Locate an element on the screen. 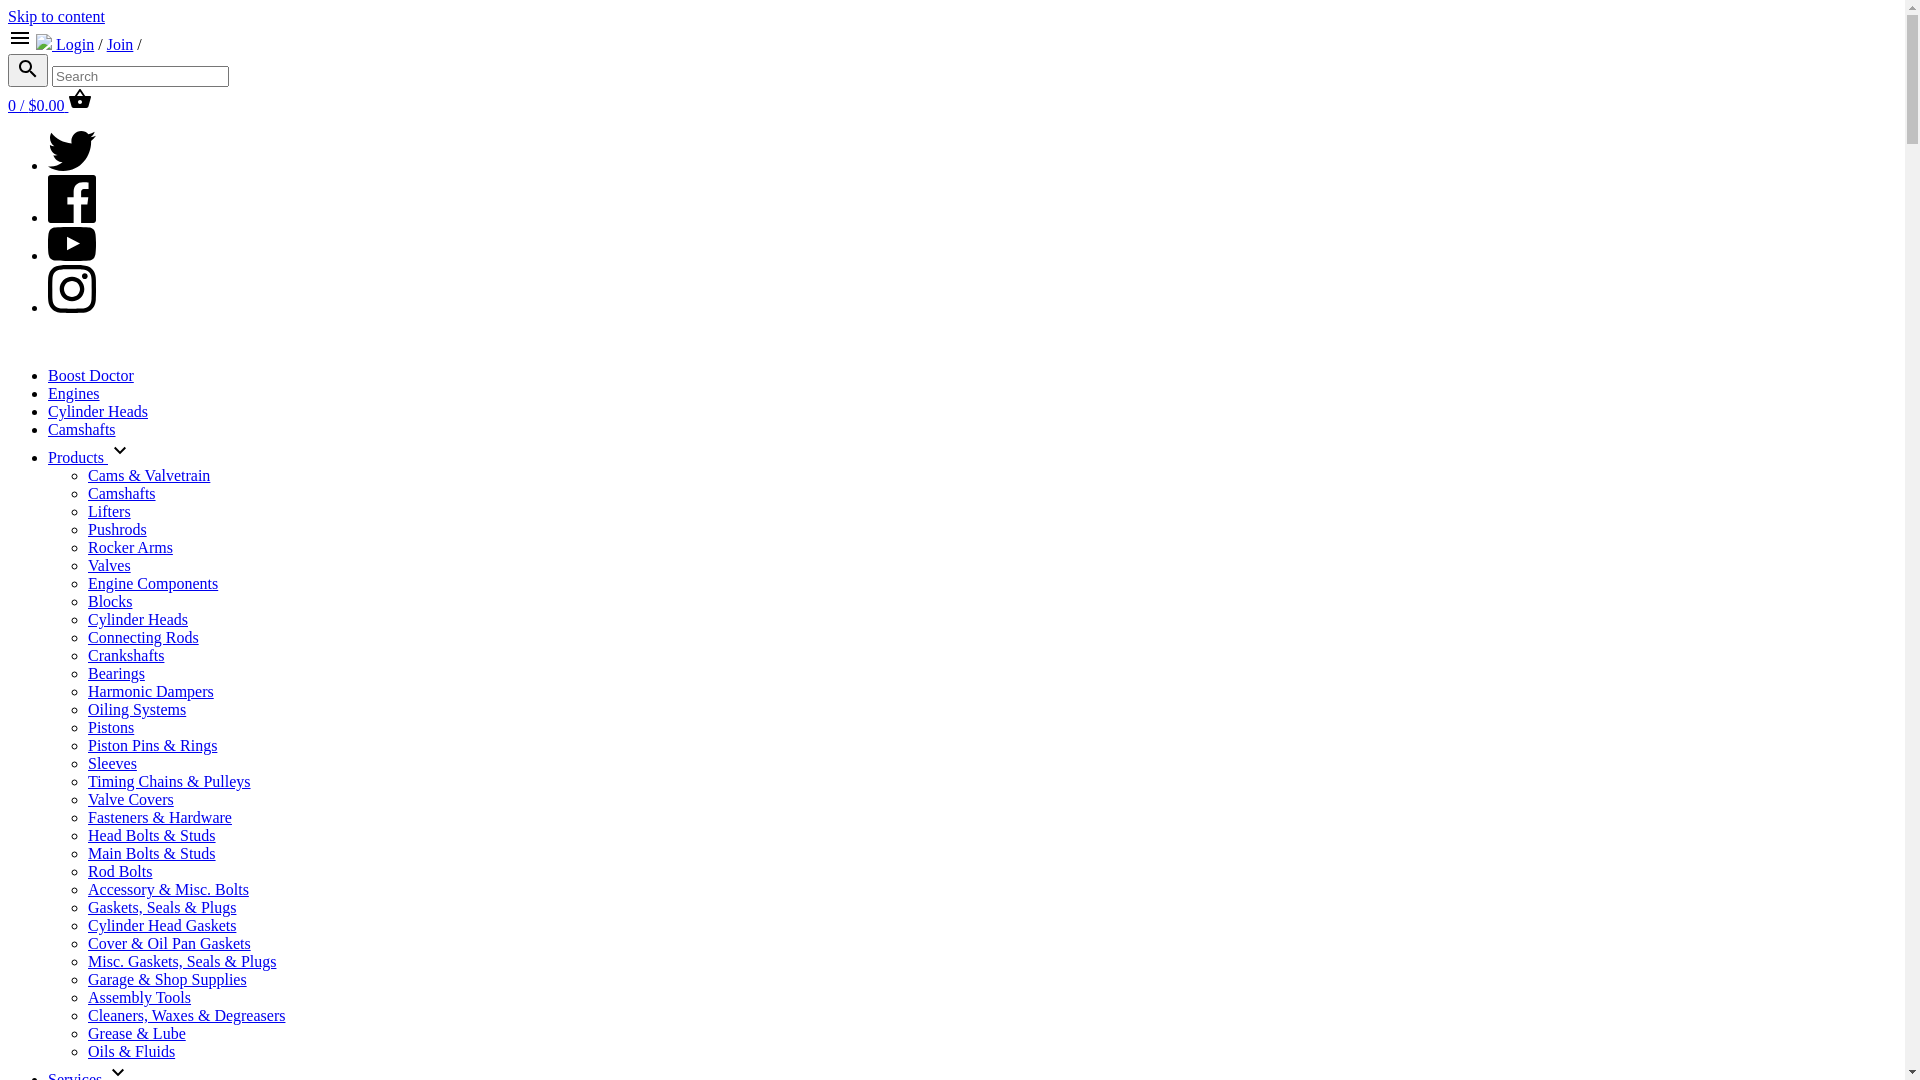 This screenshot has width=1920, height=1080. 'Twitter' is located at coordinates (72, 164).